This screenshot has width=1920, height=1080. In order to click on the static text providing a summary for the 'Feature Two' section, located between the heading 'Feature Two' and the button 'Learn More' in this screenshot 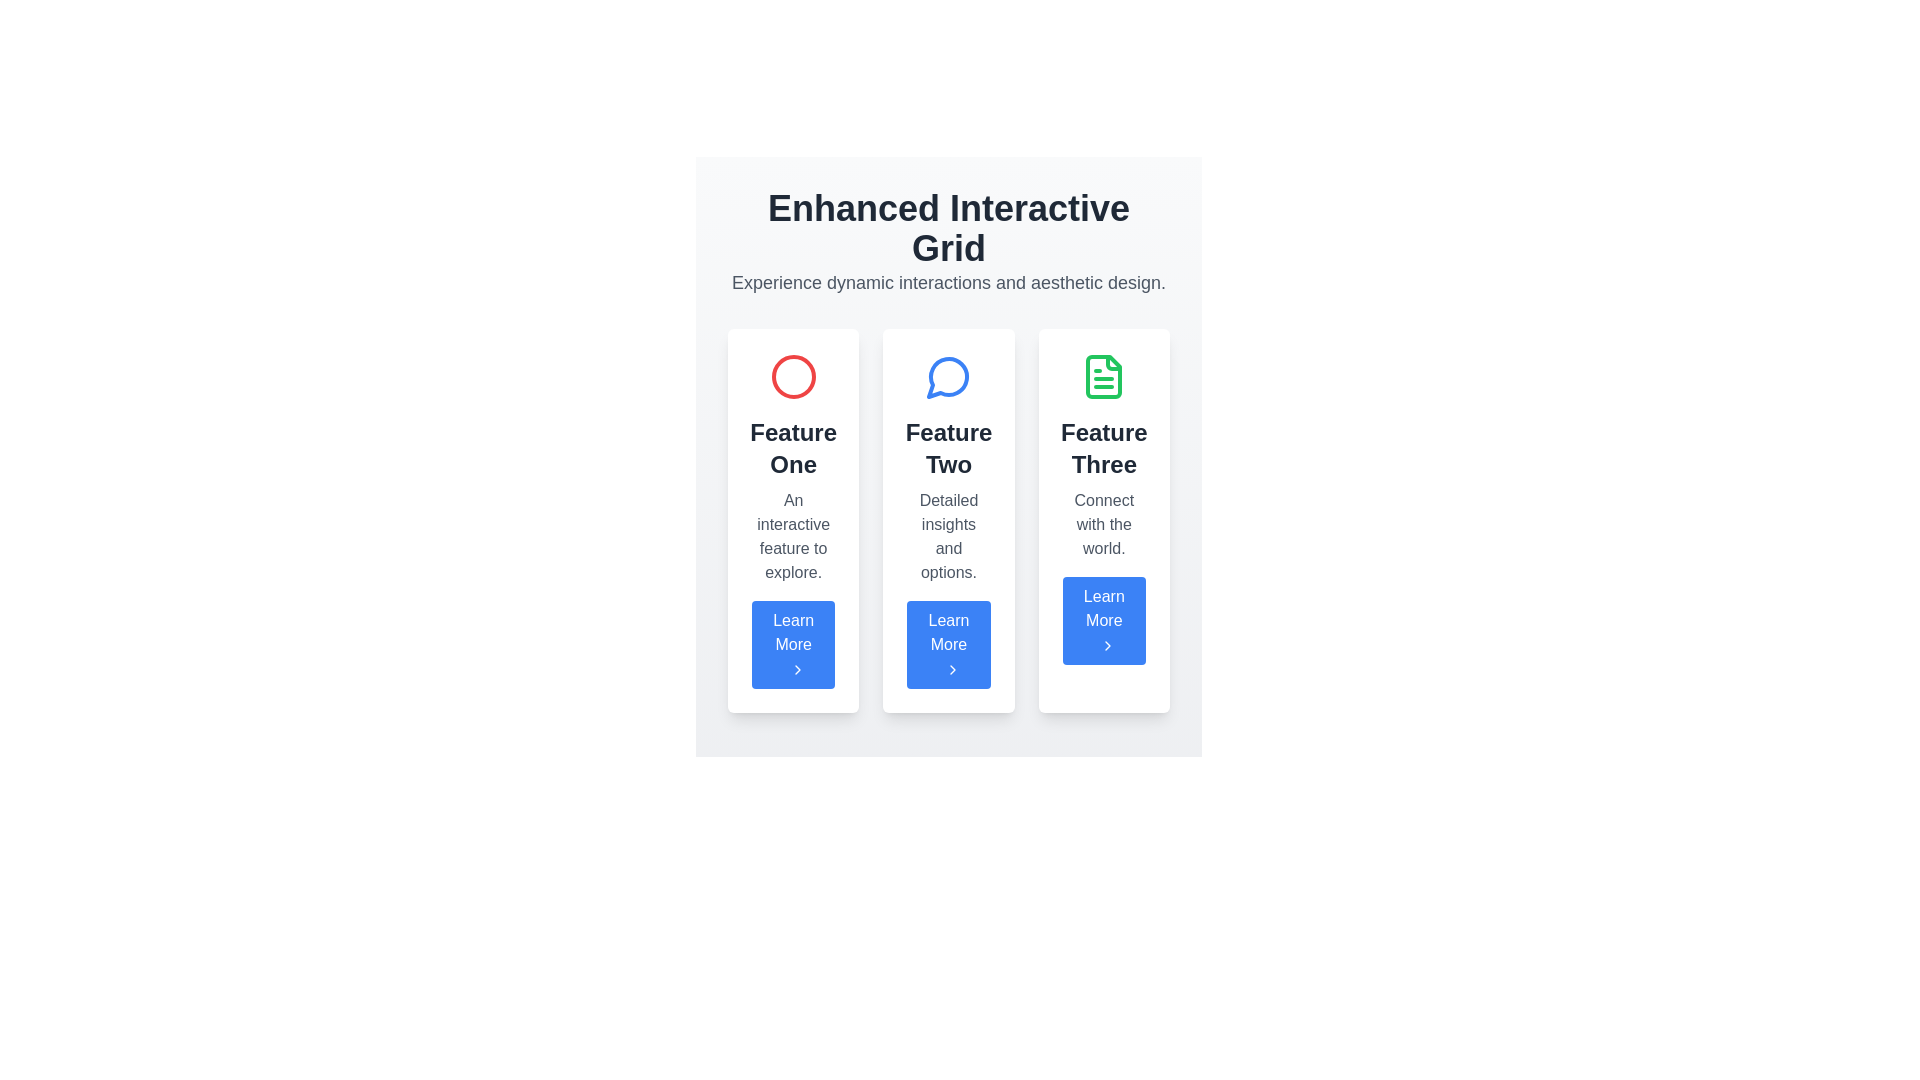, I will do `click(948, 535)`.